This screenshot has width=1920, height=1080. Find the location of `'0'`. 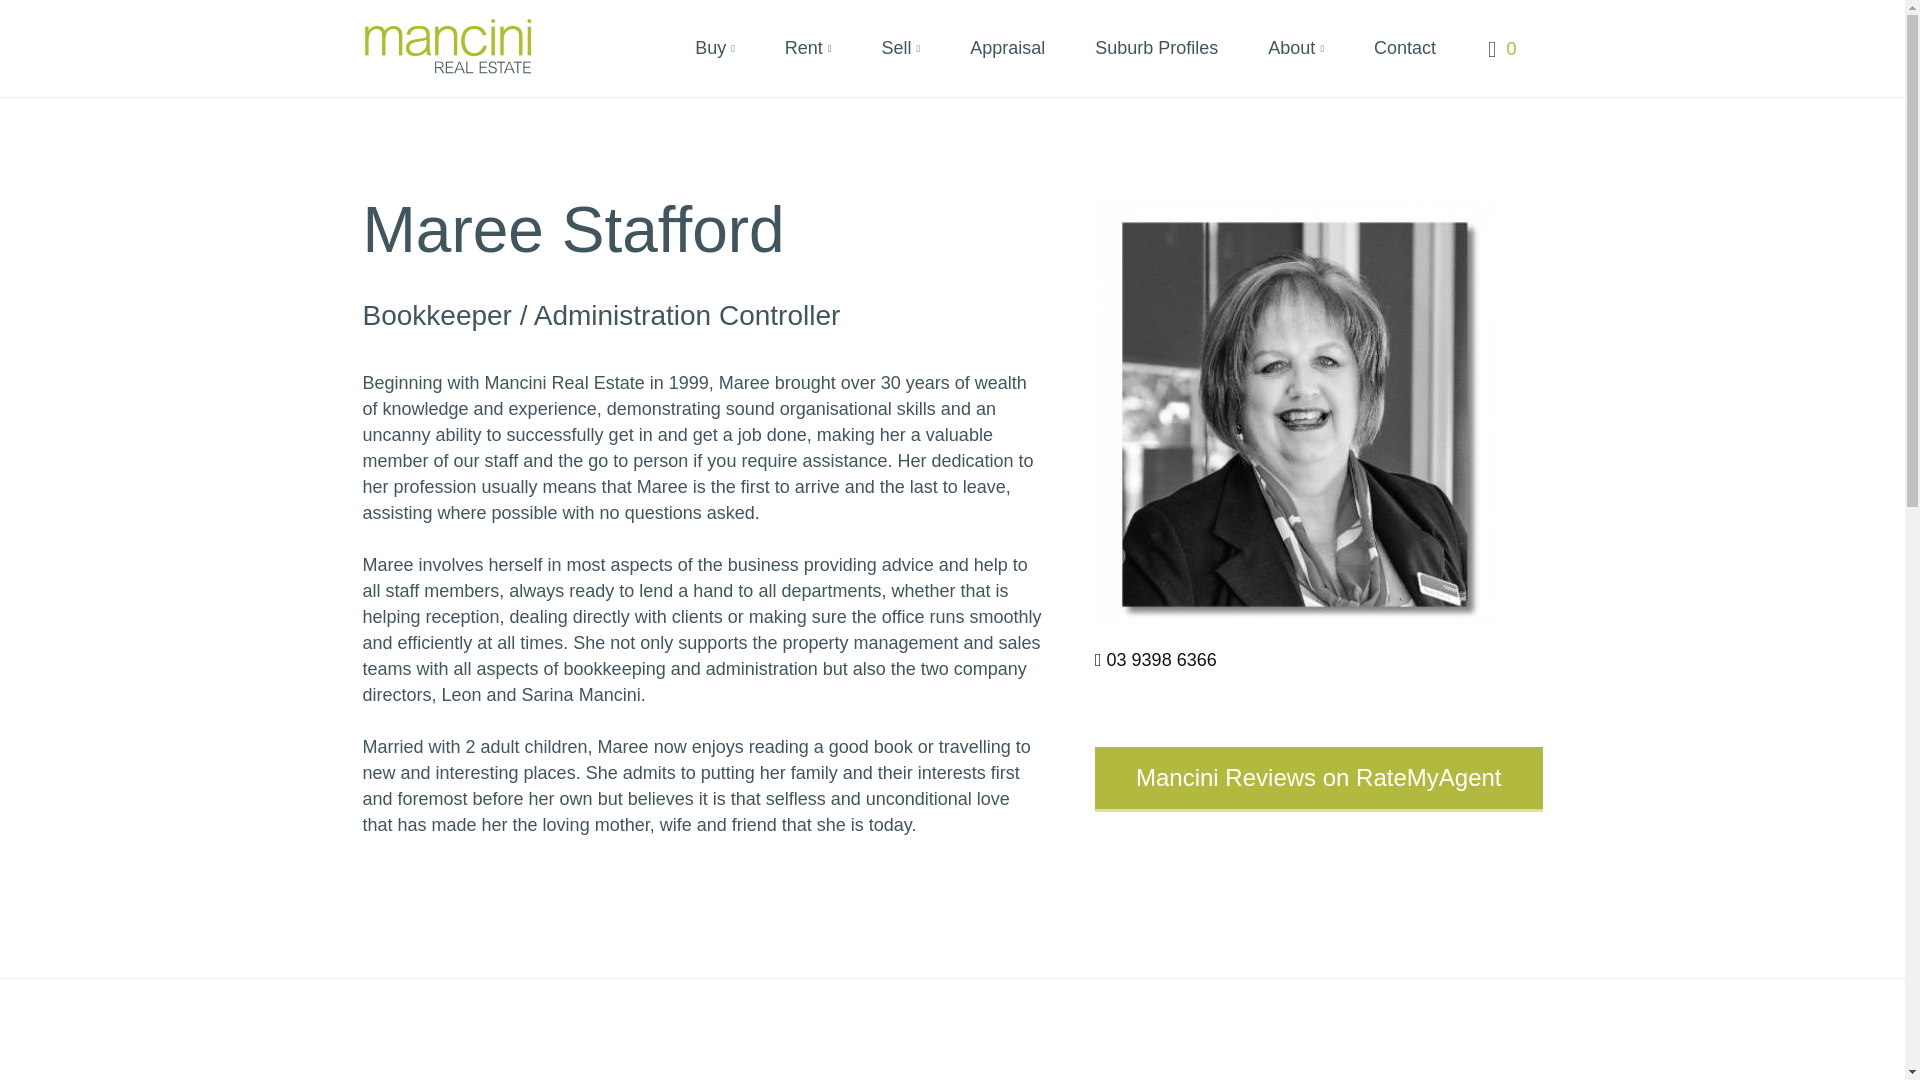

'0' is located at coordinates (1488, 45).